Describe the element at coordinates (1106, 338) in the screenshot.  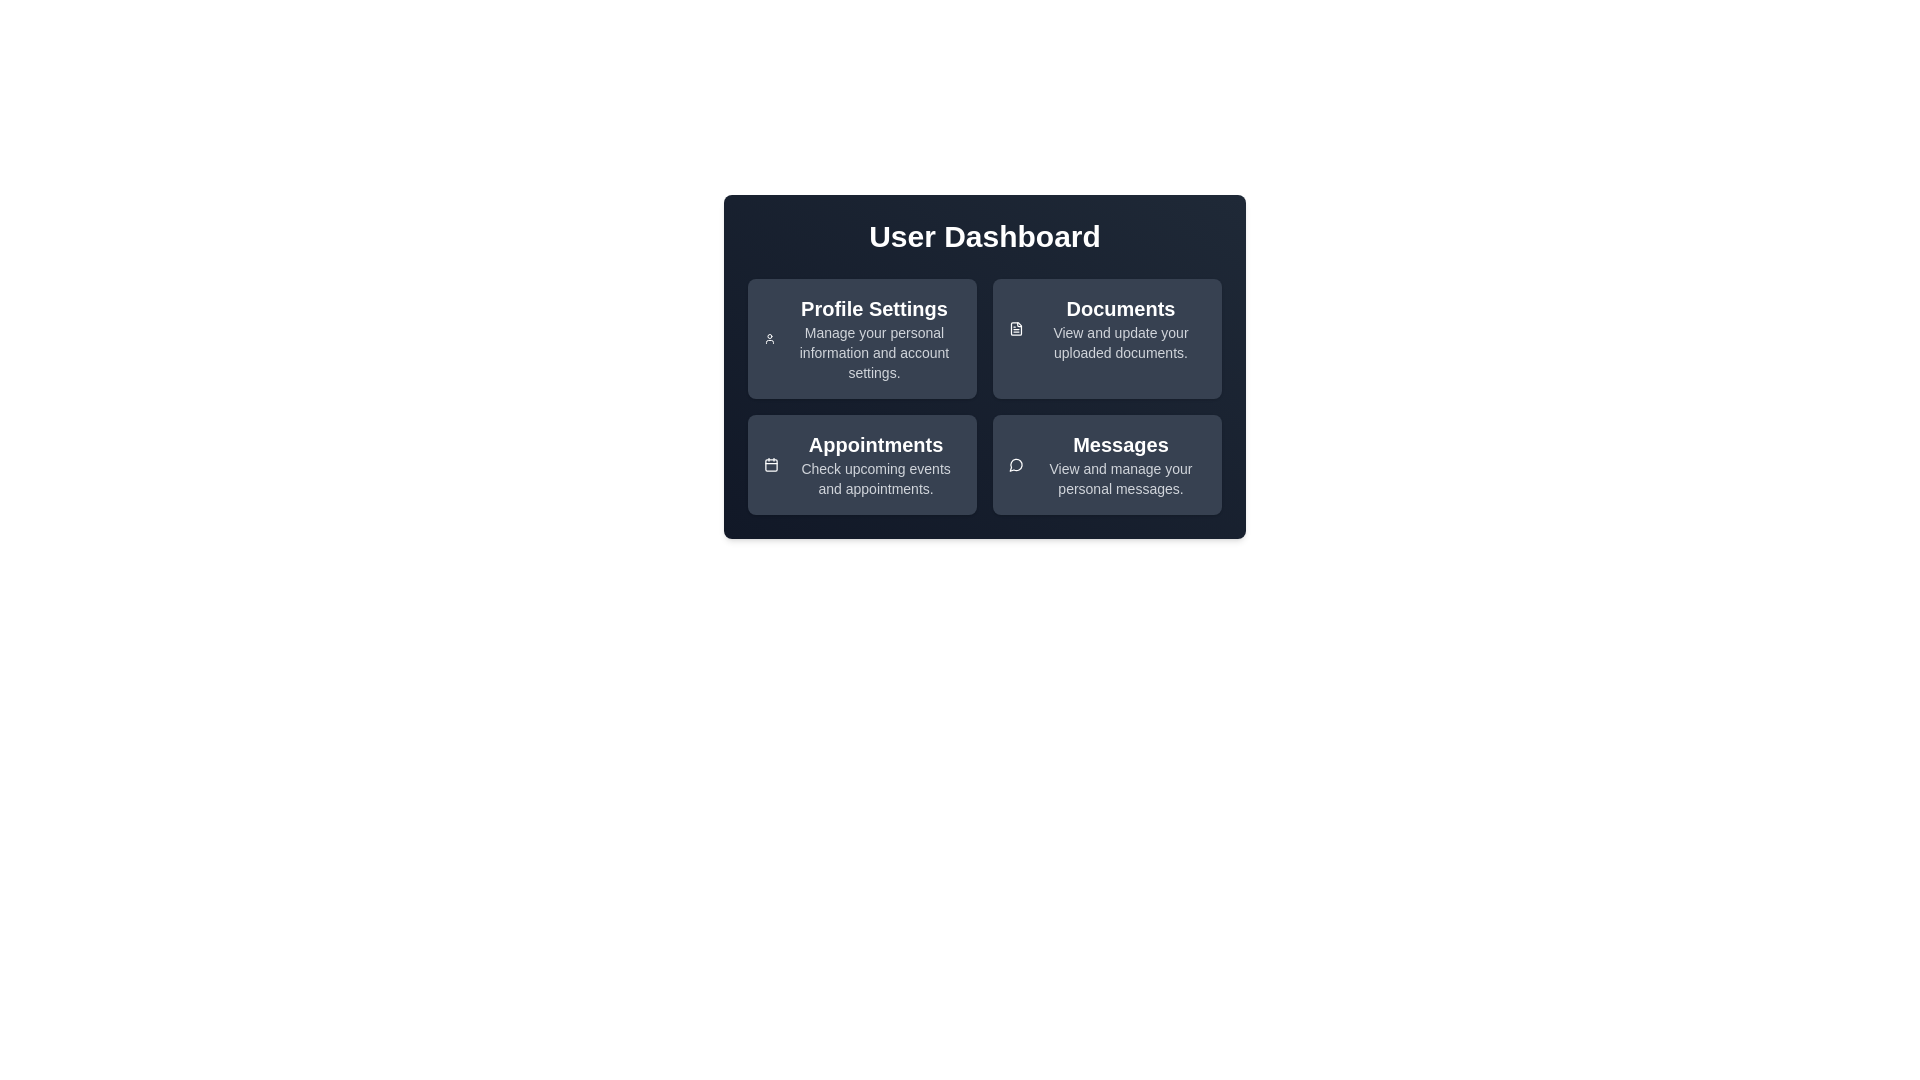
I see `the 'Documents' card to view and manage your documents` at that location.